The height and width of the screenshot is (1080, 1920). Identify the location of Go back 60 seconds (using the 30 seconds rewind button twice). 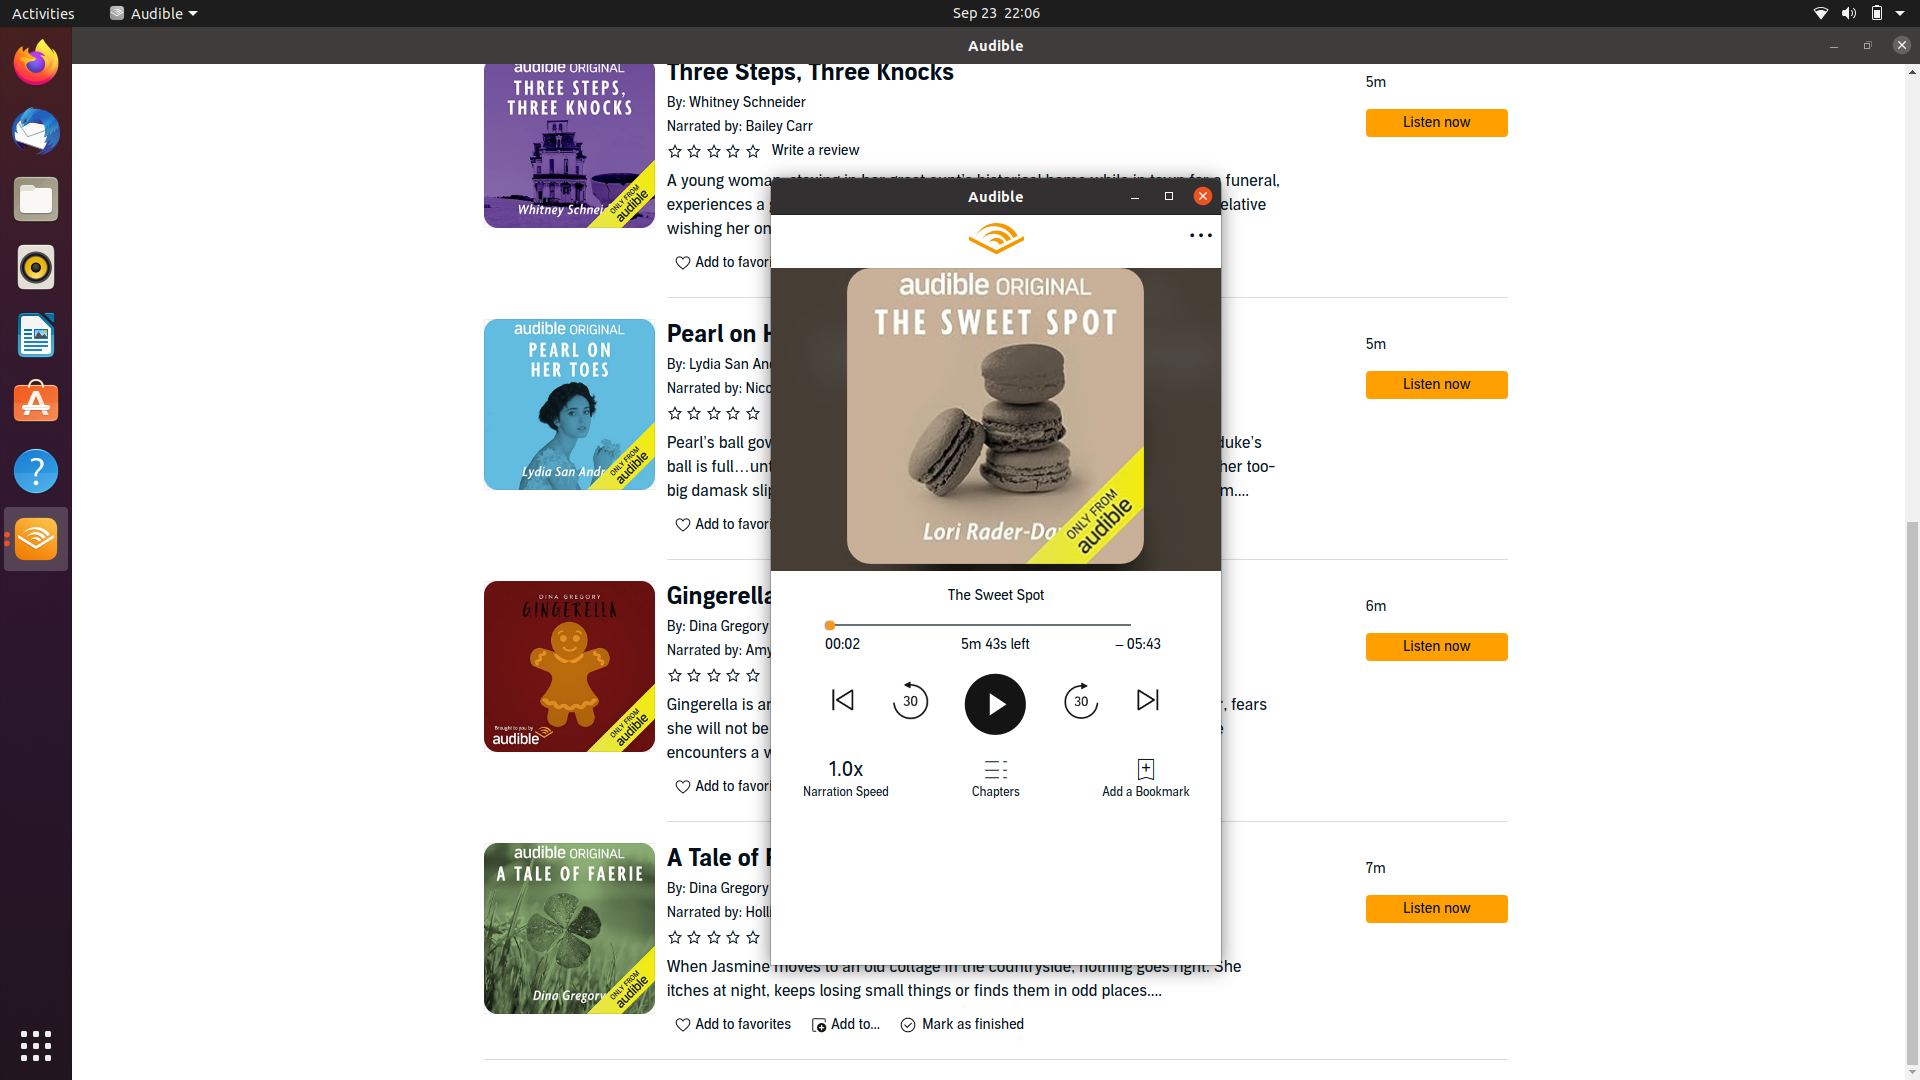
(911, 698).